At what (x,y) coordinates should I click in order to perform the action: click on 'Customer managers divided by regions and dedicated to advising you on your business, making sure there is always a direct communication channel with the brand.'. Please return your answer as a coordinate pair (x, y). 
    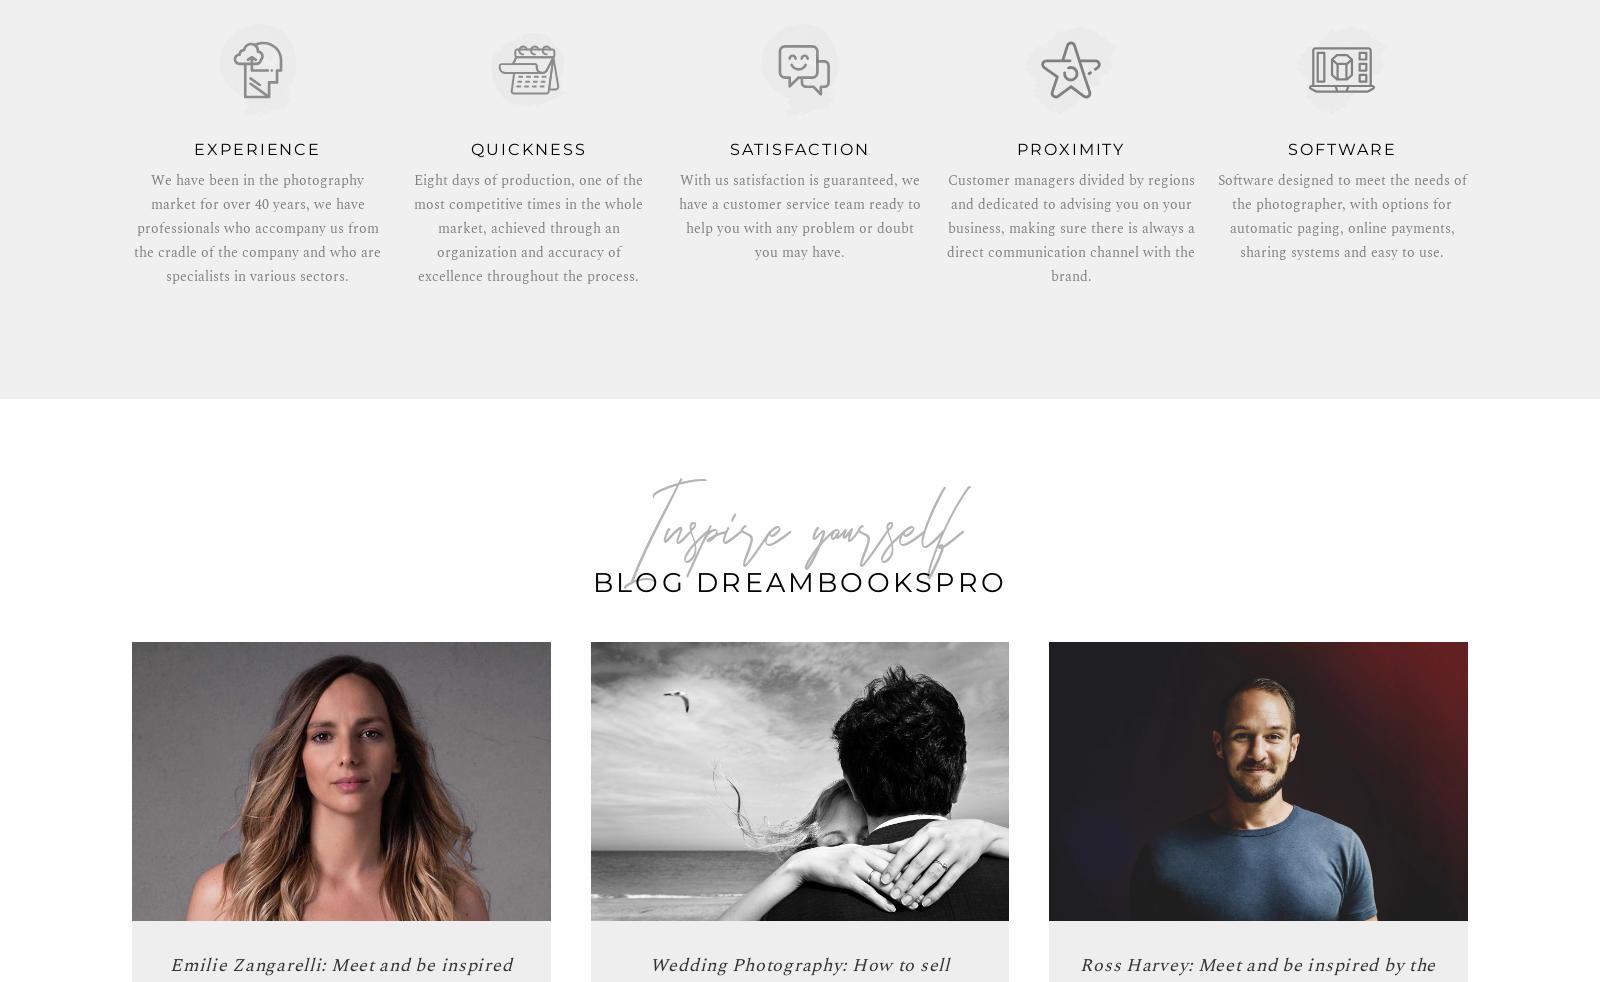
    Looking at the image, I should click on (946, 227).